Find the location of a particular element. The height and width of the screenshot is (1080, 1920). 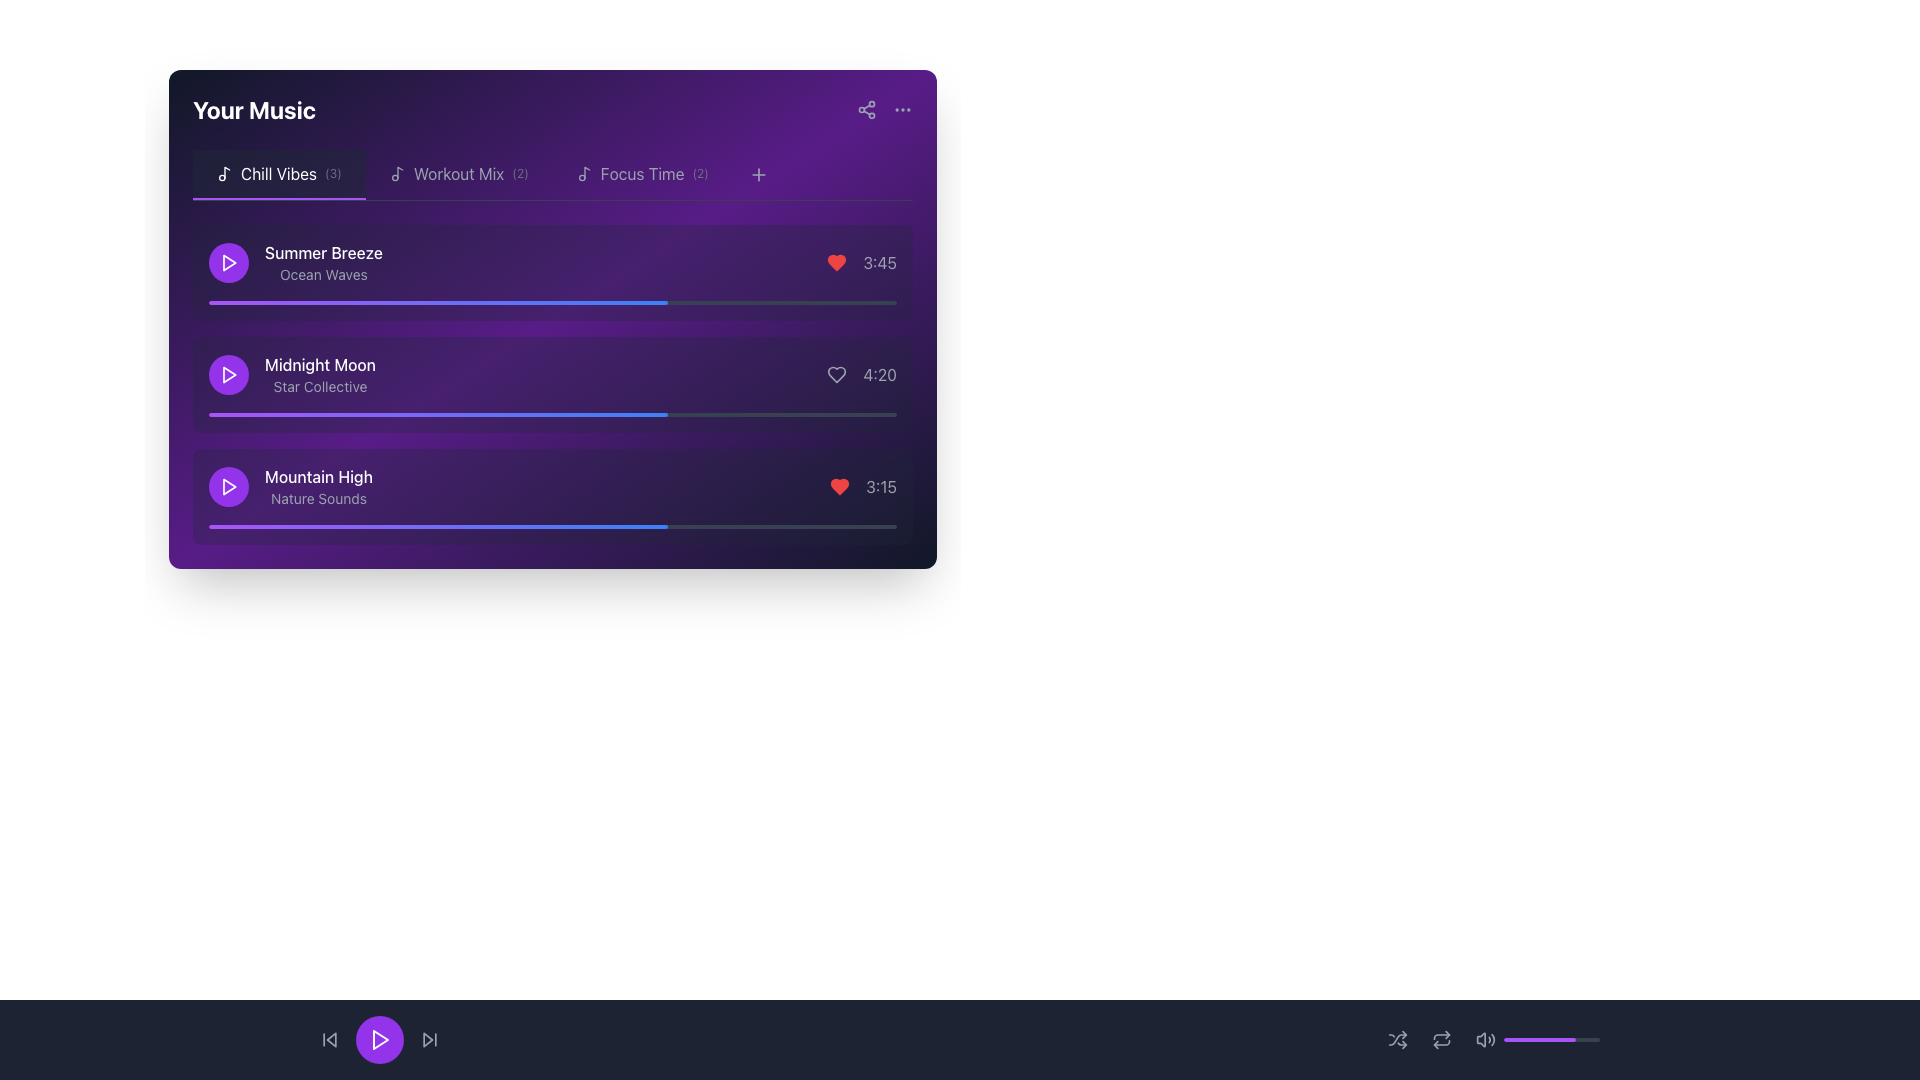

the progress bar is located at coordinates (263, 414).